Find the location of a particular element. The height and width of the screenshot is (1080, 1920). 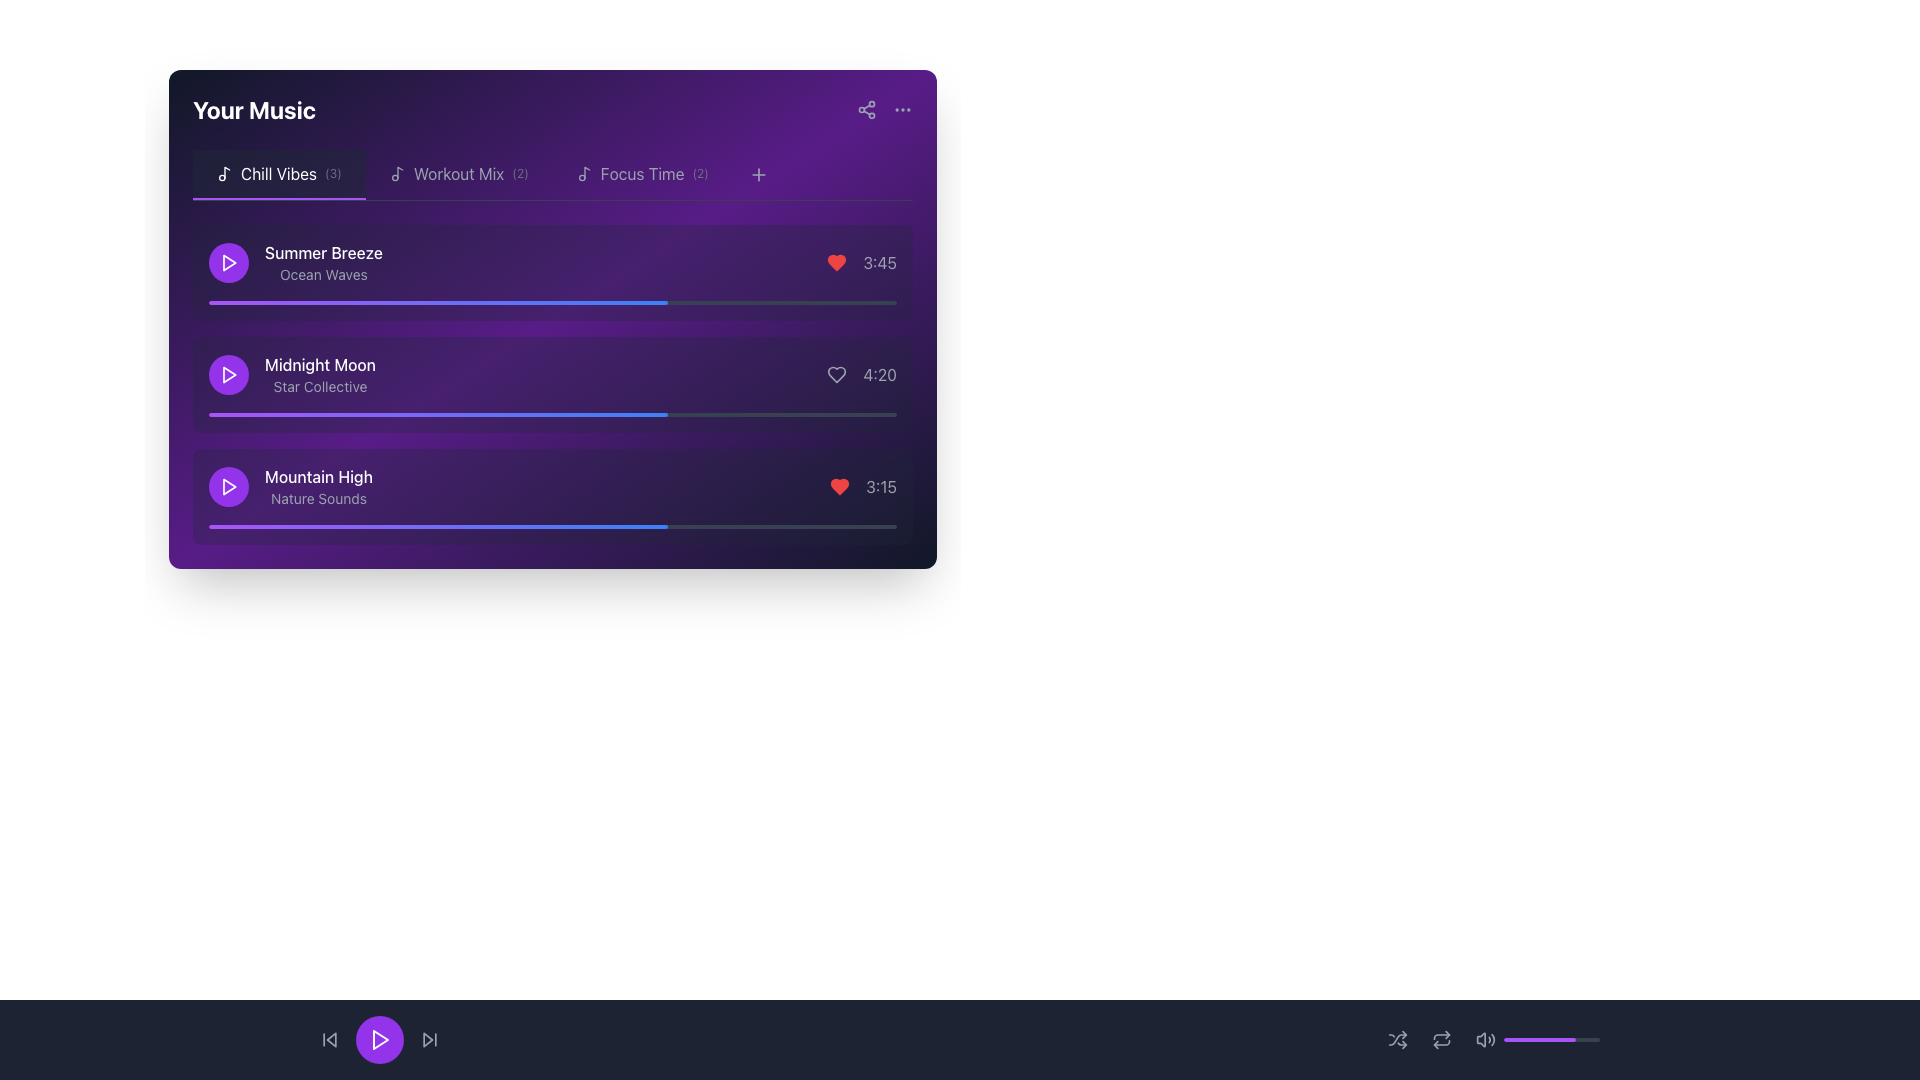

the progress bar is located at coordinates (263, 414).